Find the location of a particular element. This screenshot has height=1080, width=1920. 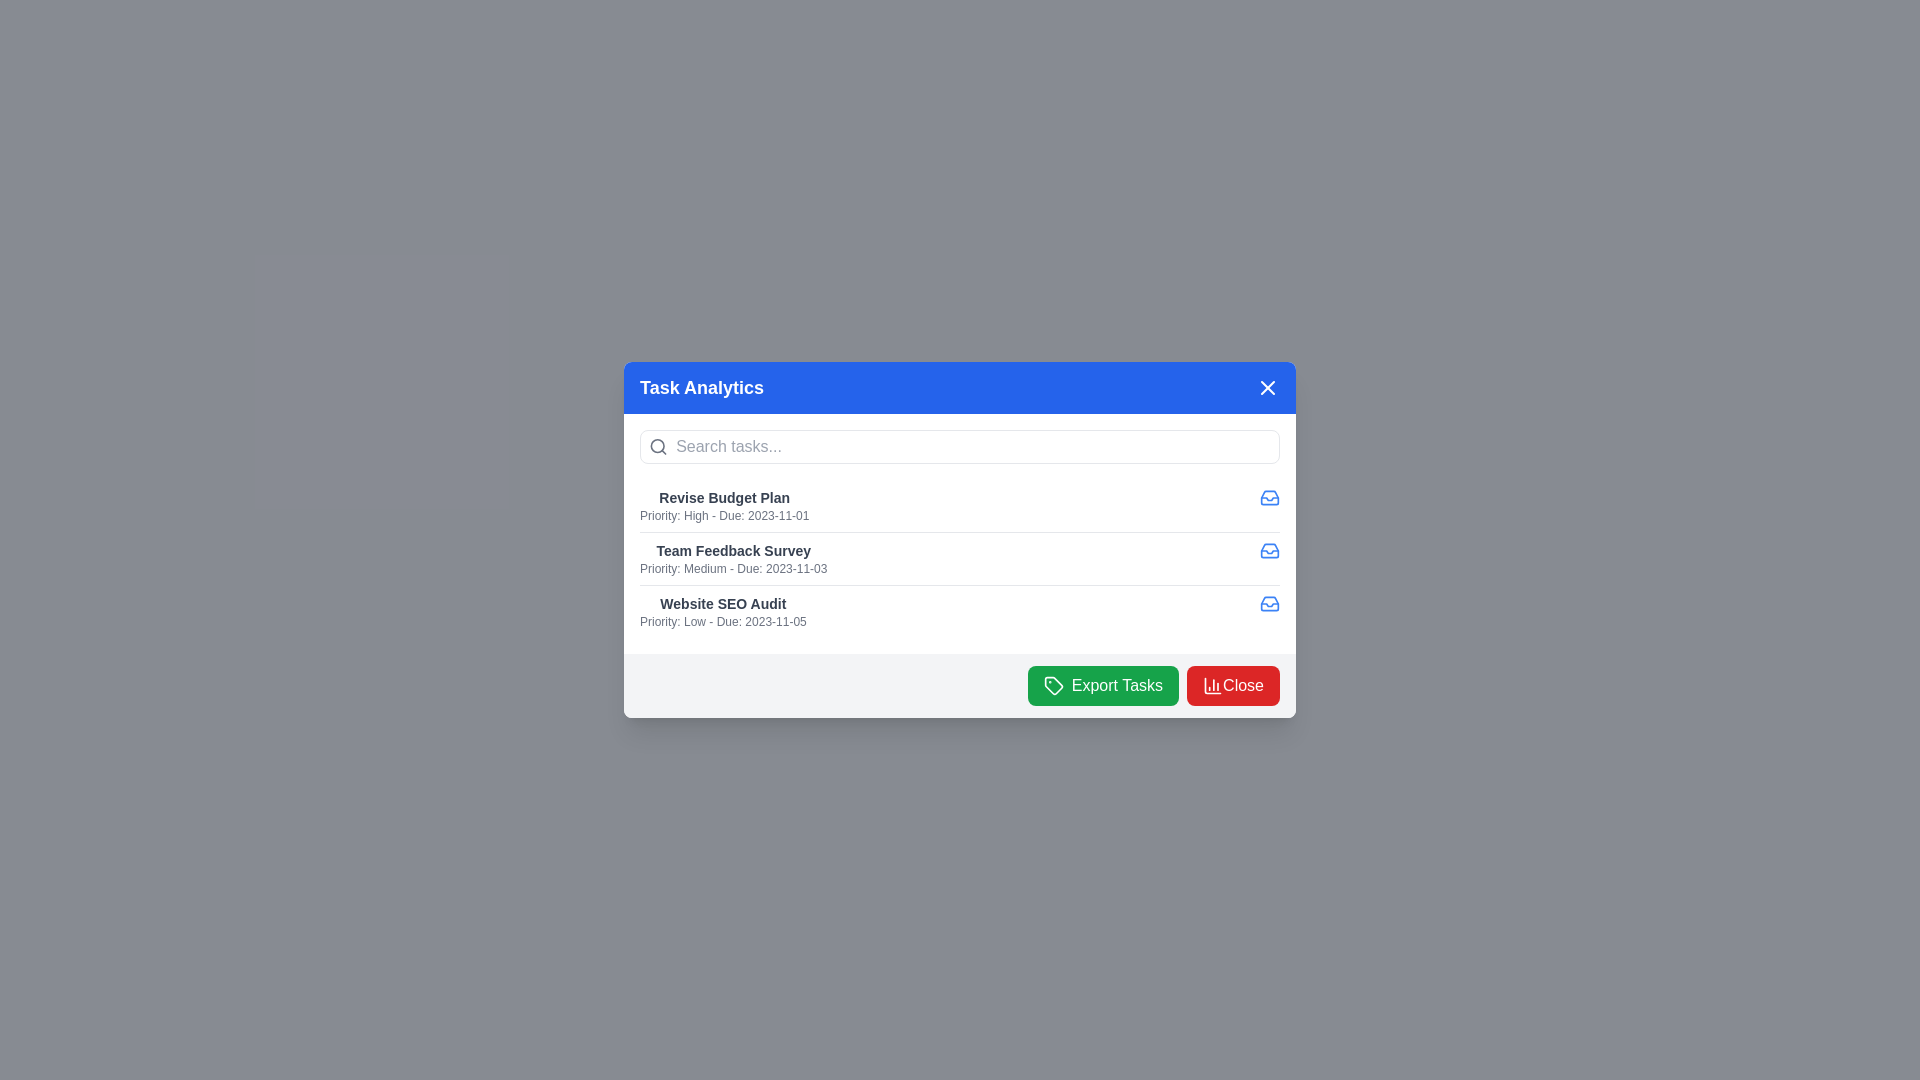

the icon for the 'Team Feedback Survey' located to the far right of the second row in the task list is located at coordinates (1269, 551).